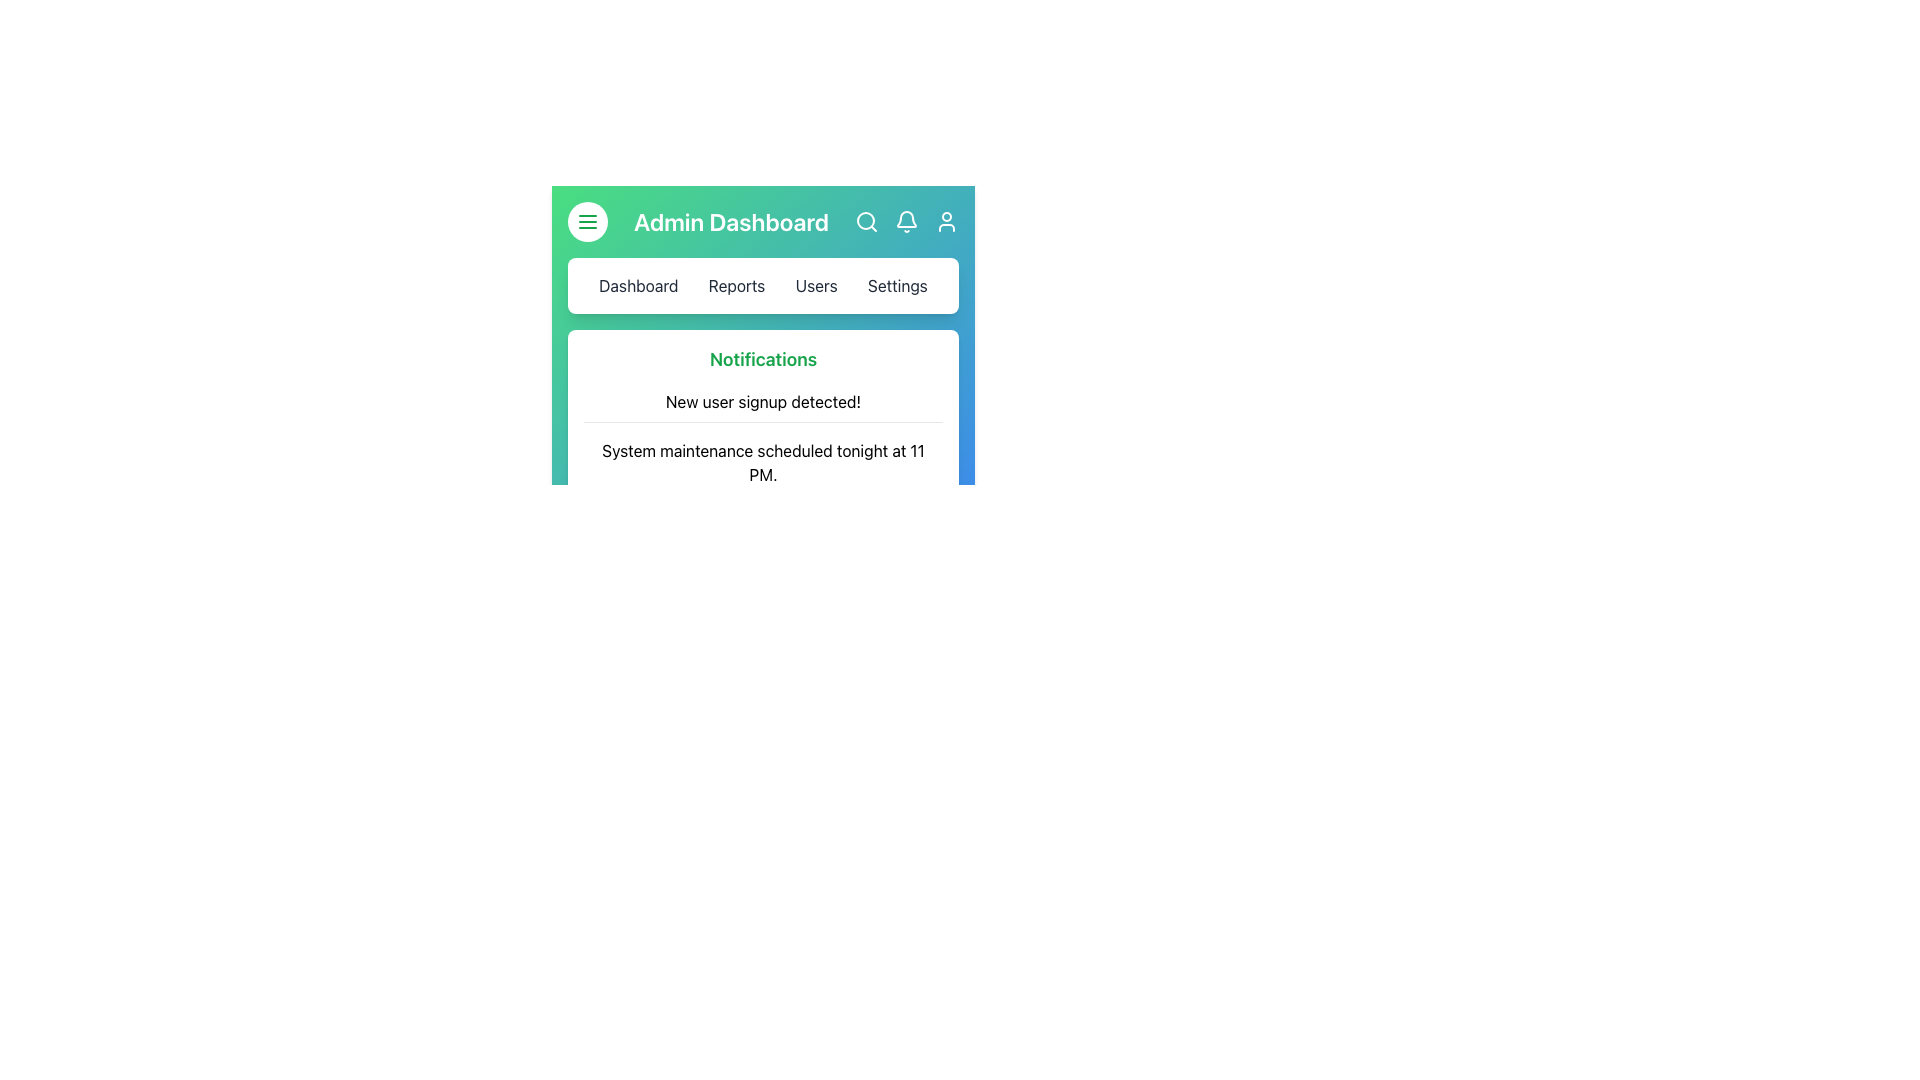 The image size is (1920, 1080). What do you see at coordinates (735, 285) in the screenshot?
I see `the 'Reports' text label in the navigation menu` at bounding box center [735, 285].